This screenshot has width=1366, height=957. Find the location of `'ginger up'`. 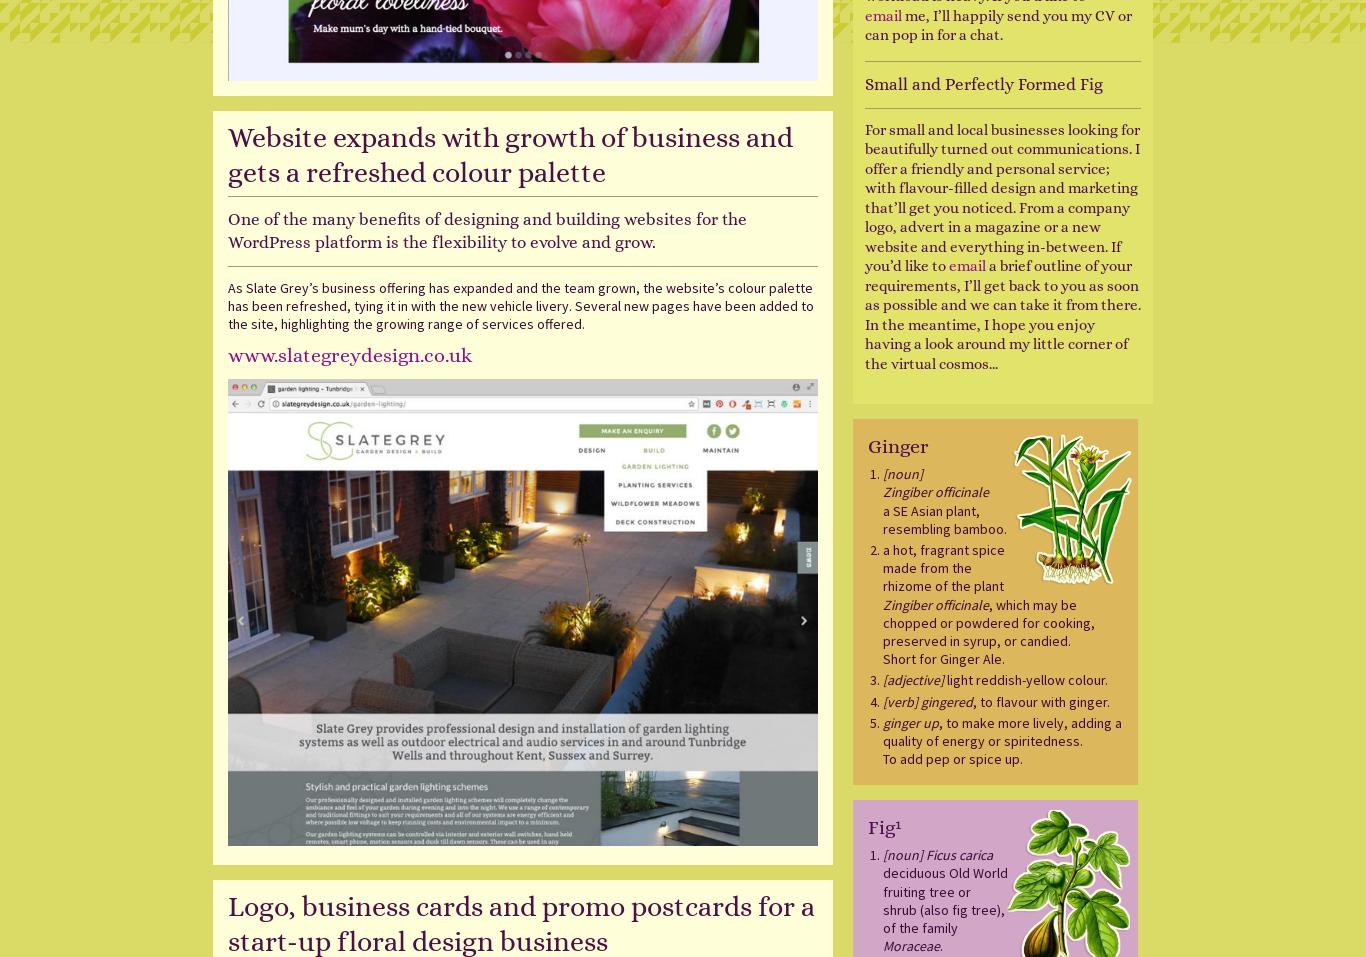

'ginger up' is located at coordinates (881, 721).